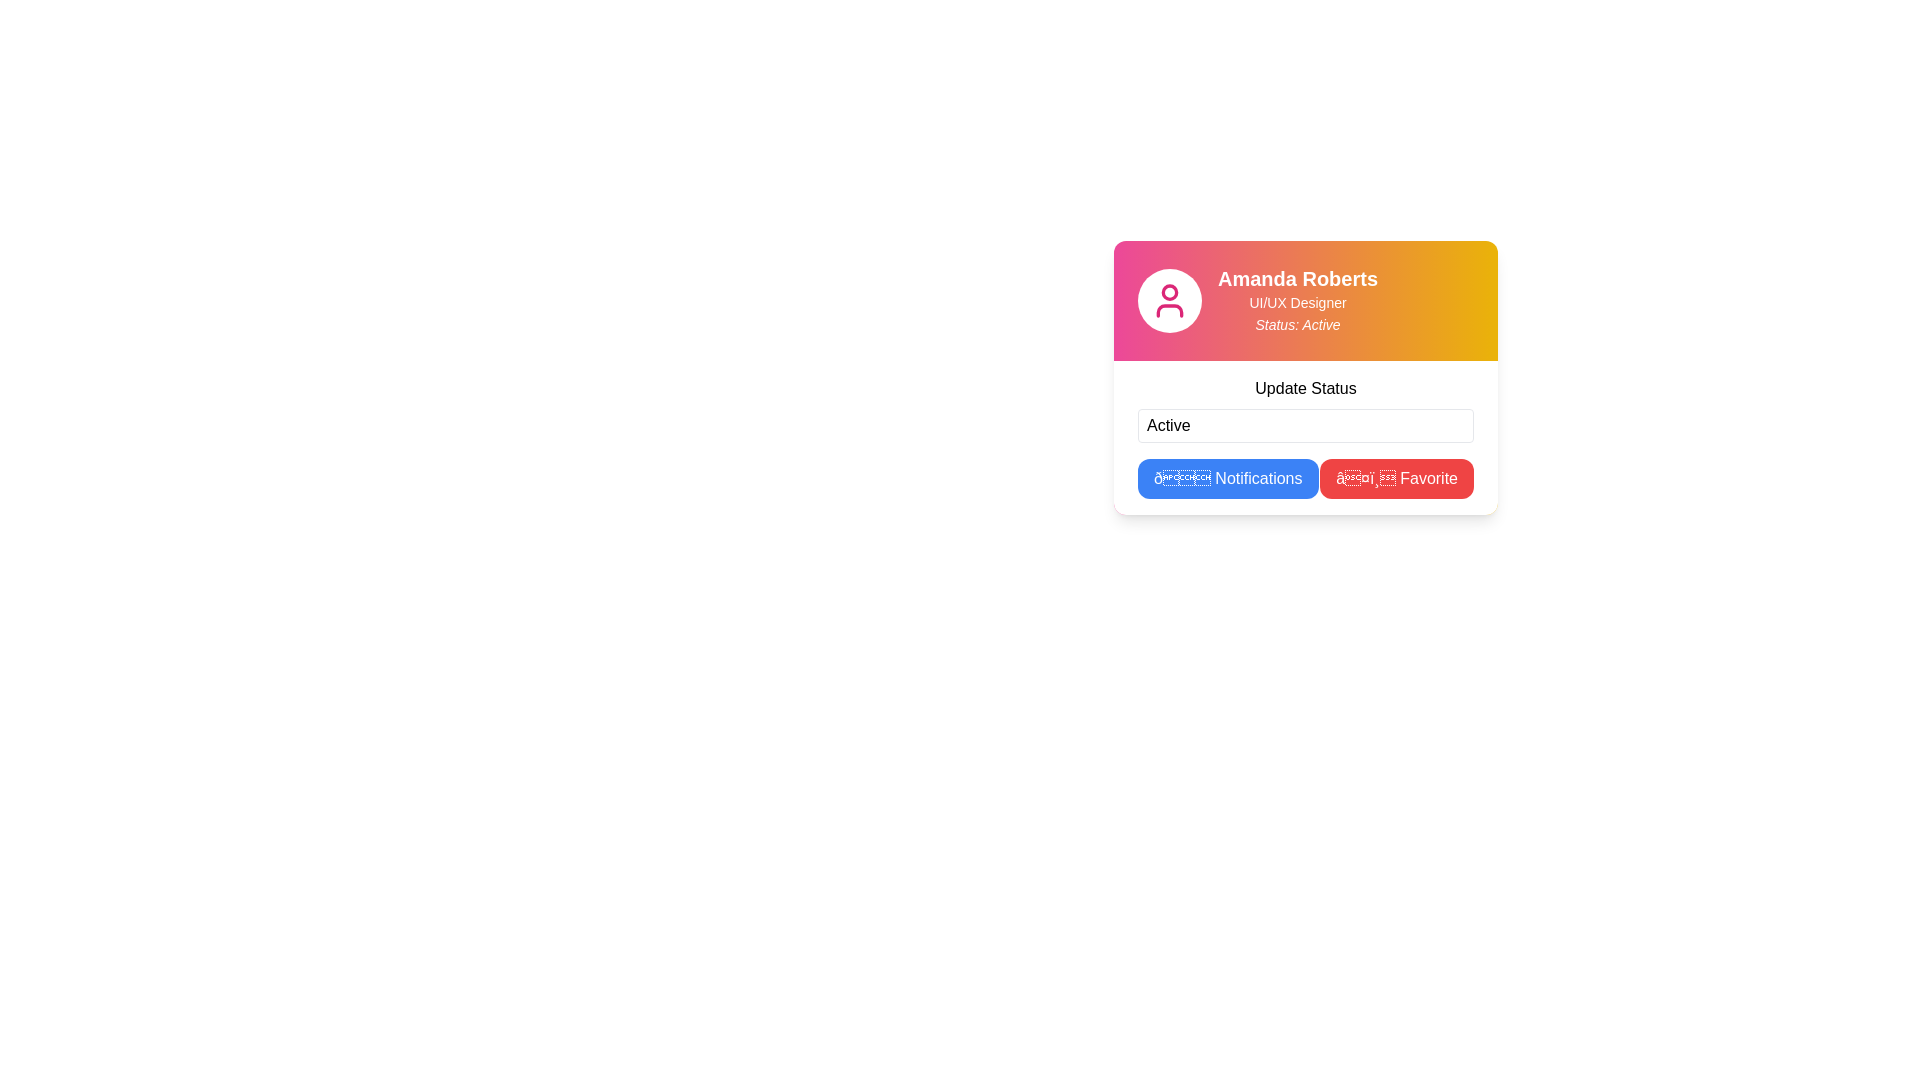 This screenshot has width=1920, height=1080. I want to click on the curved line representing the bottom half of the person icon, which resembles the outline of shoulders and part of the body in the user profile visuals, so click(1170, 311).